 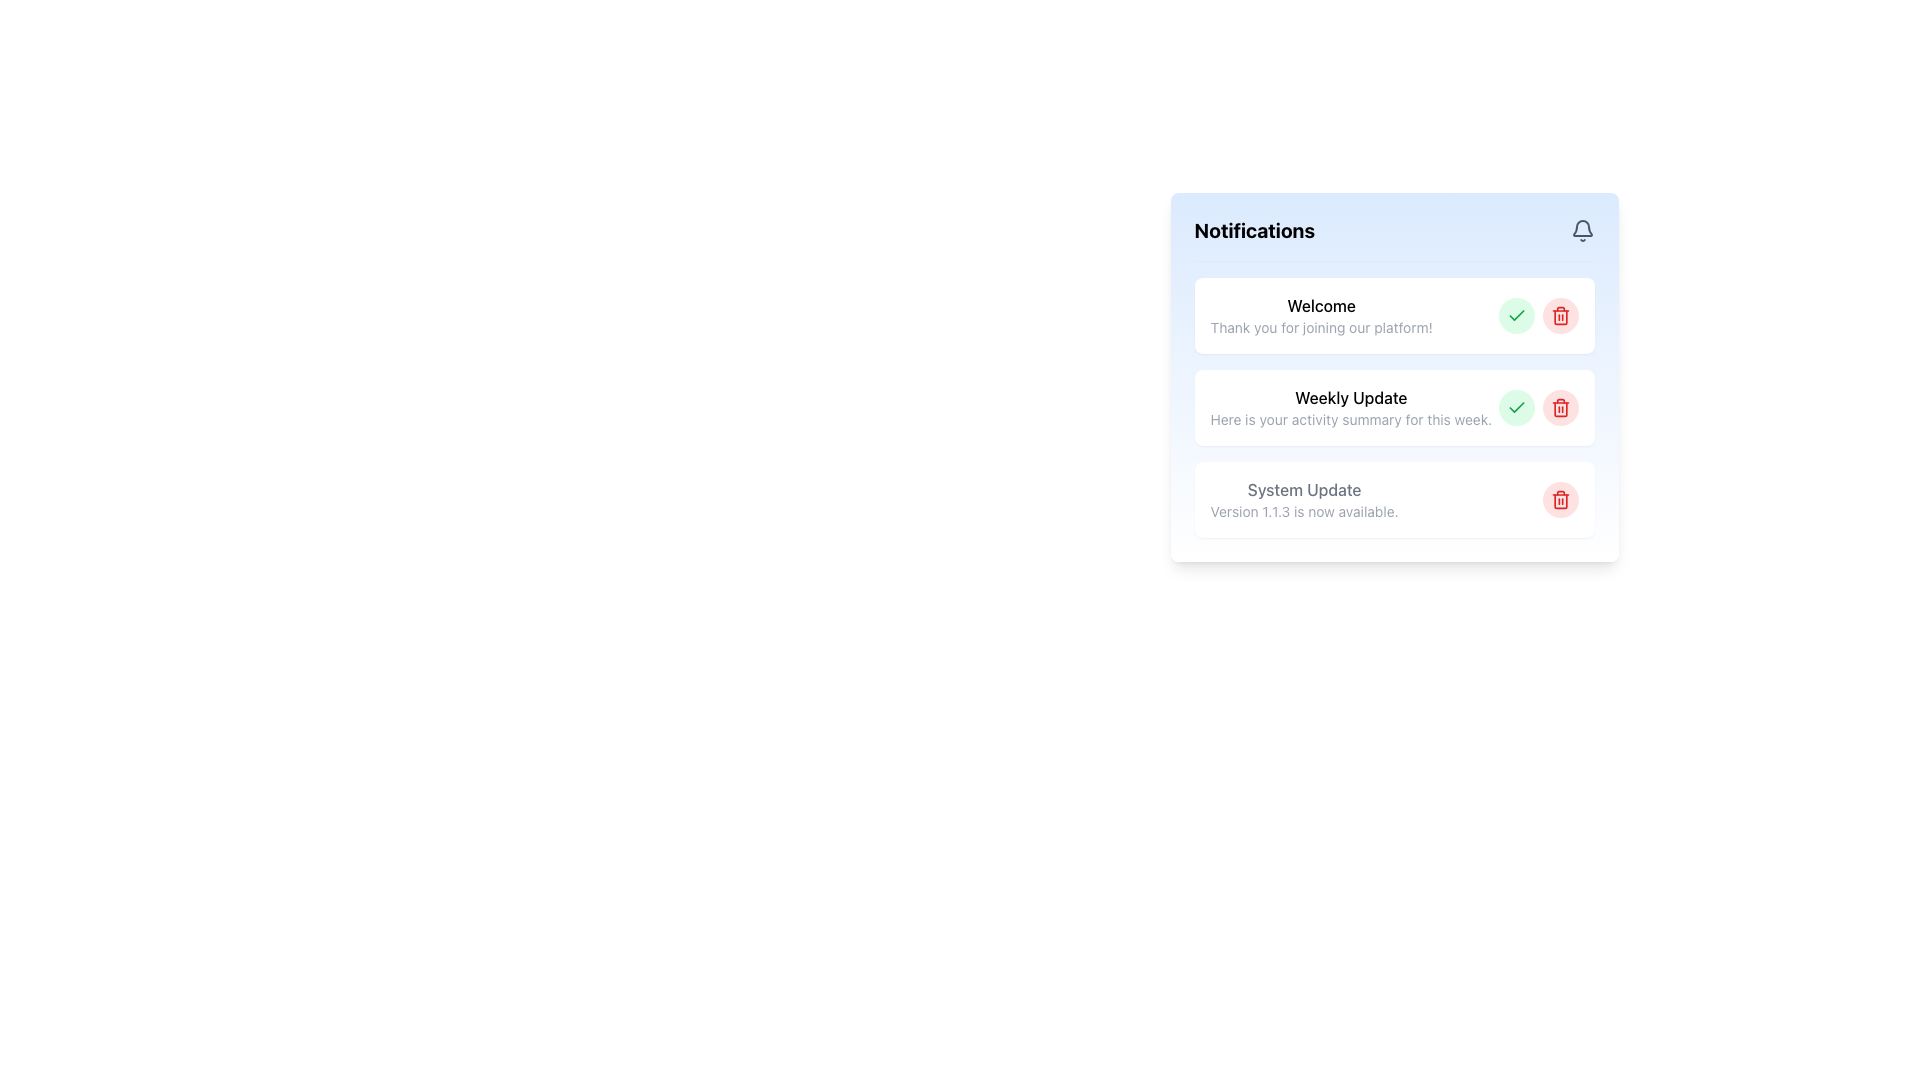 I want to click on the trash icon button, which is a red icon symbolizing deletion, located at the bottom-right corner of the 'System Update' notification card, so click(x=1559, y=499).